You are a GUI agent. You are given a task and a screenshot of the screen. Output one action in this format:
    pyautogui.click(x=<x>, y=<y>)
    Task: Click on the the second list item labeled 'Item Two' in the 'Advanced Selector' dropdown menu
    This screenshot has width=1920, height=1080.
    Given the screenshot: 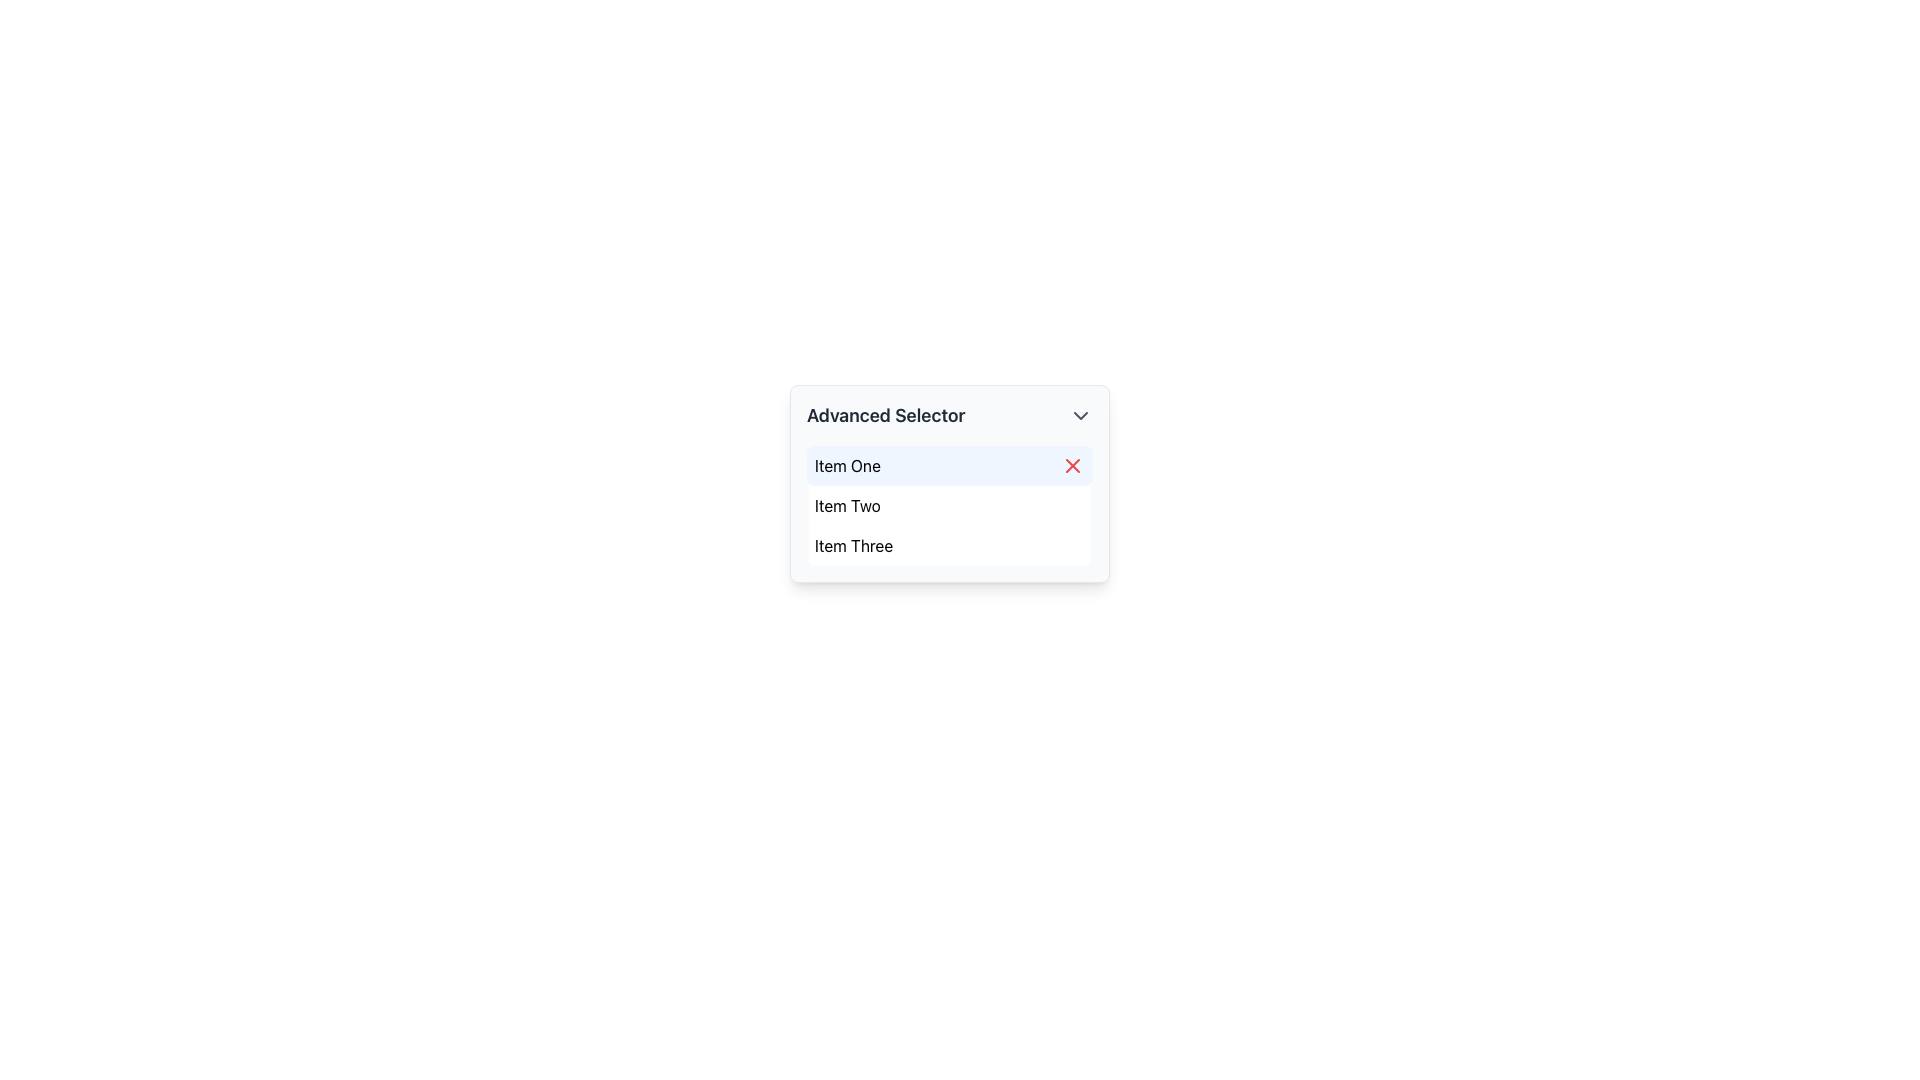 What is the action you would take?
    pyautogui.click(x=949, y=504)
    